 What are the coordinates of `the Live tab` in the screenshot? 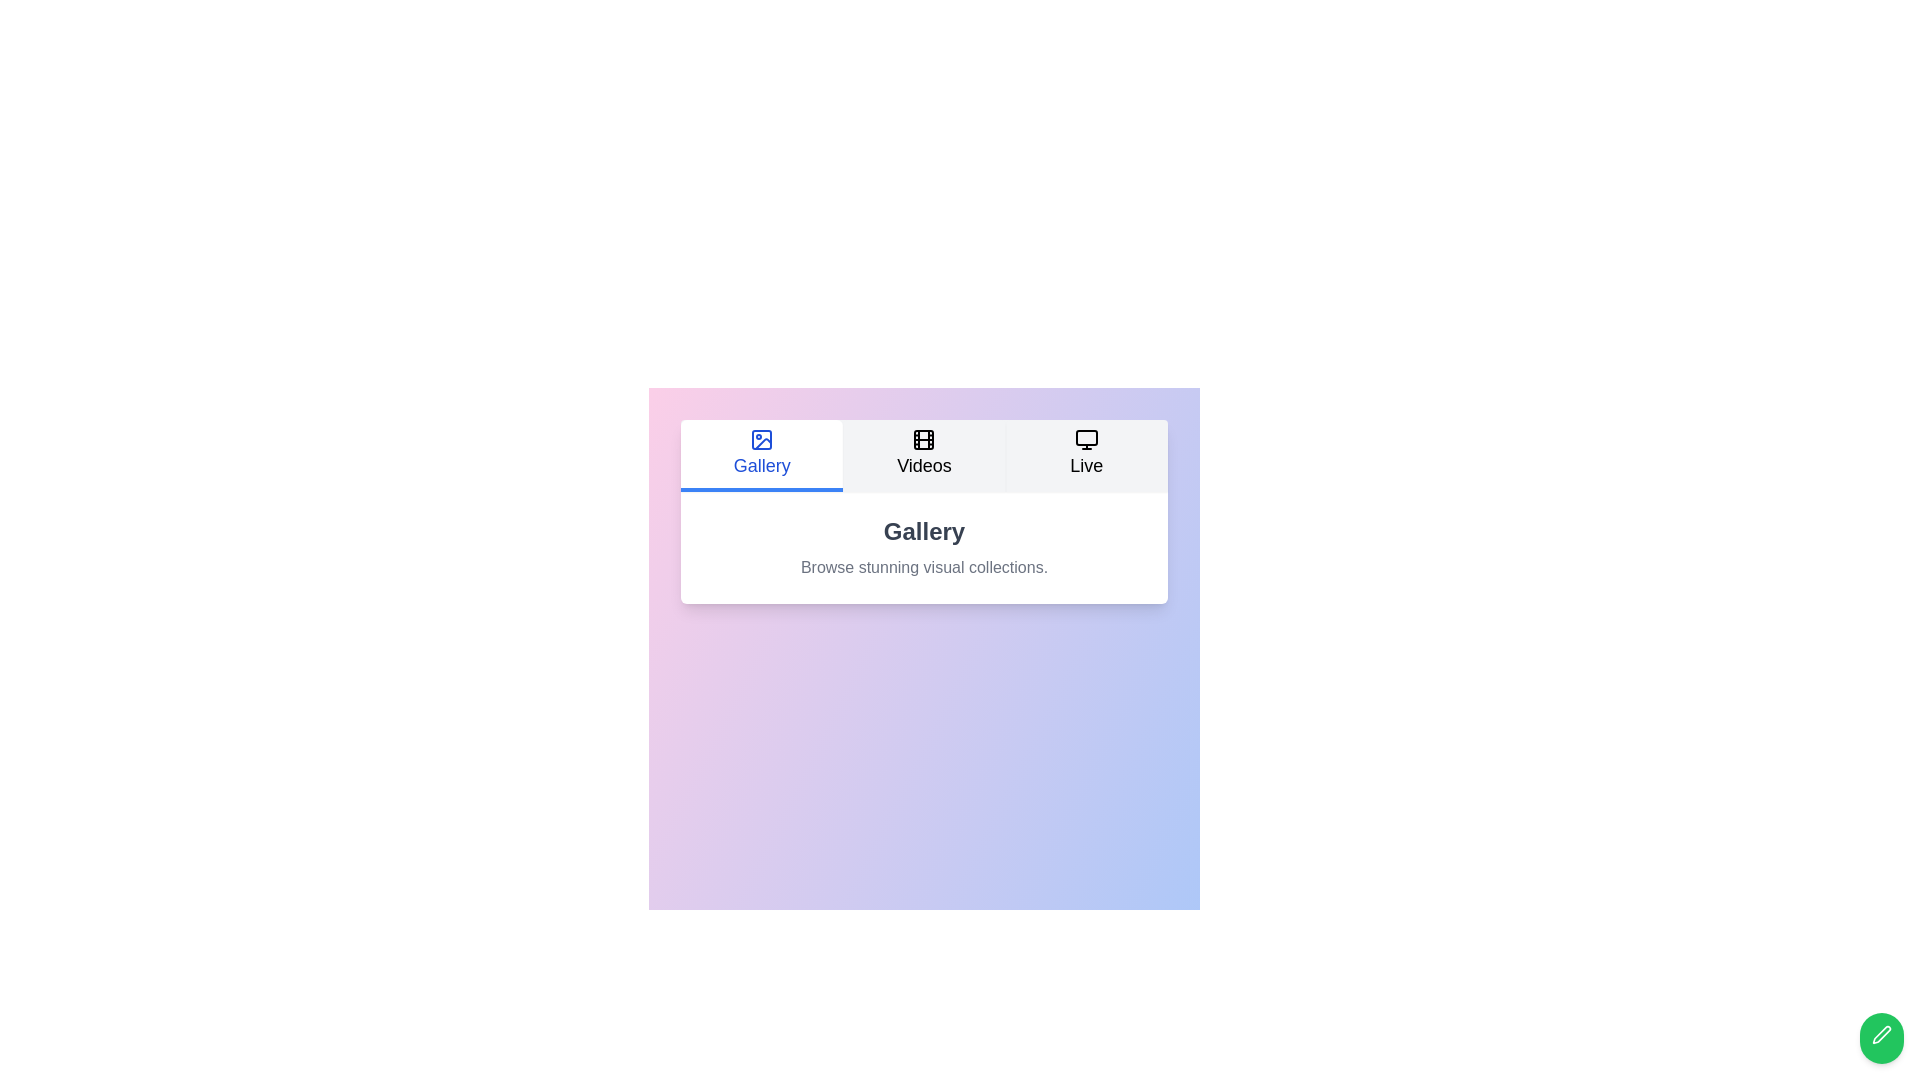 It's located at (1084, 455).